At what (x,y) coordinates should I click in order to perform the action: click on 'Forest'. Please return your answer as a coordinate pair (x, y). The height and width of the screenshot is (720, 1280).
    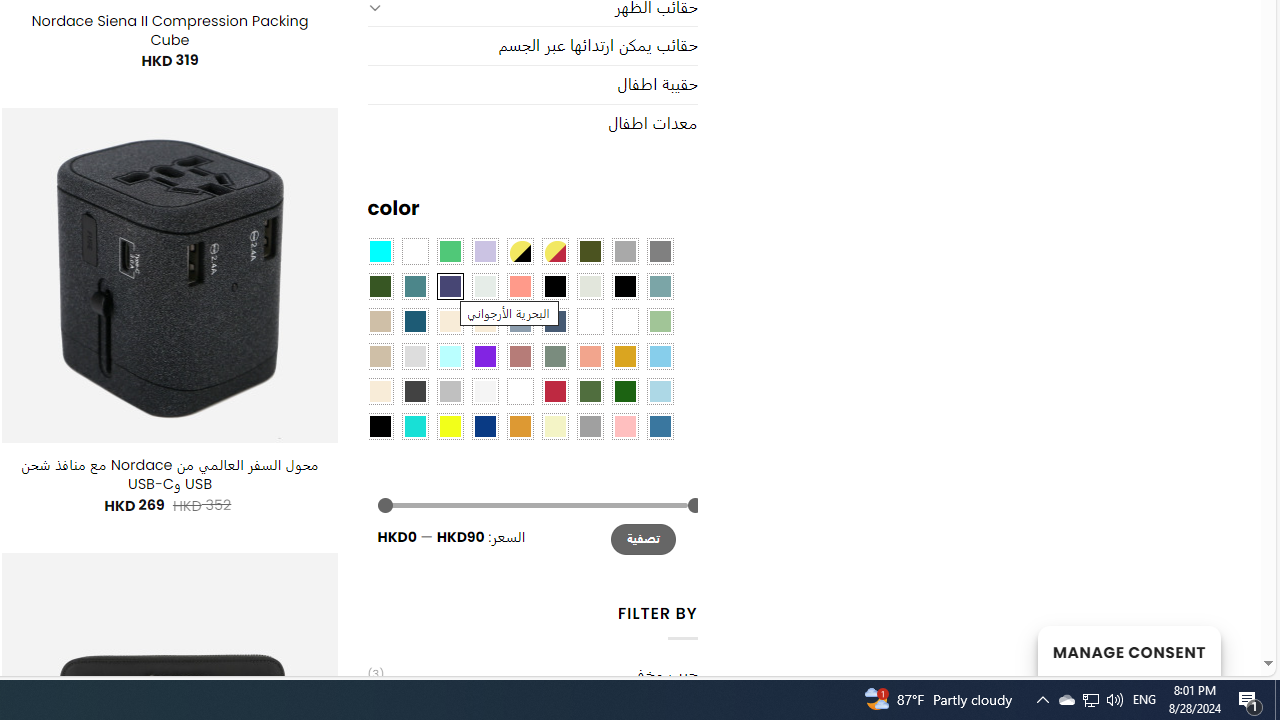
    Looking at the image, I should click on (380, 285).